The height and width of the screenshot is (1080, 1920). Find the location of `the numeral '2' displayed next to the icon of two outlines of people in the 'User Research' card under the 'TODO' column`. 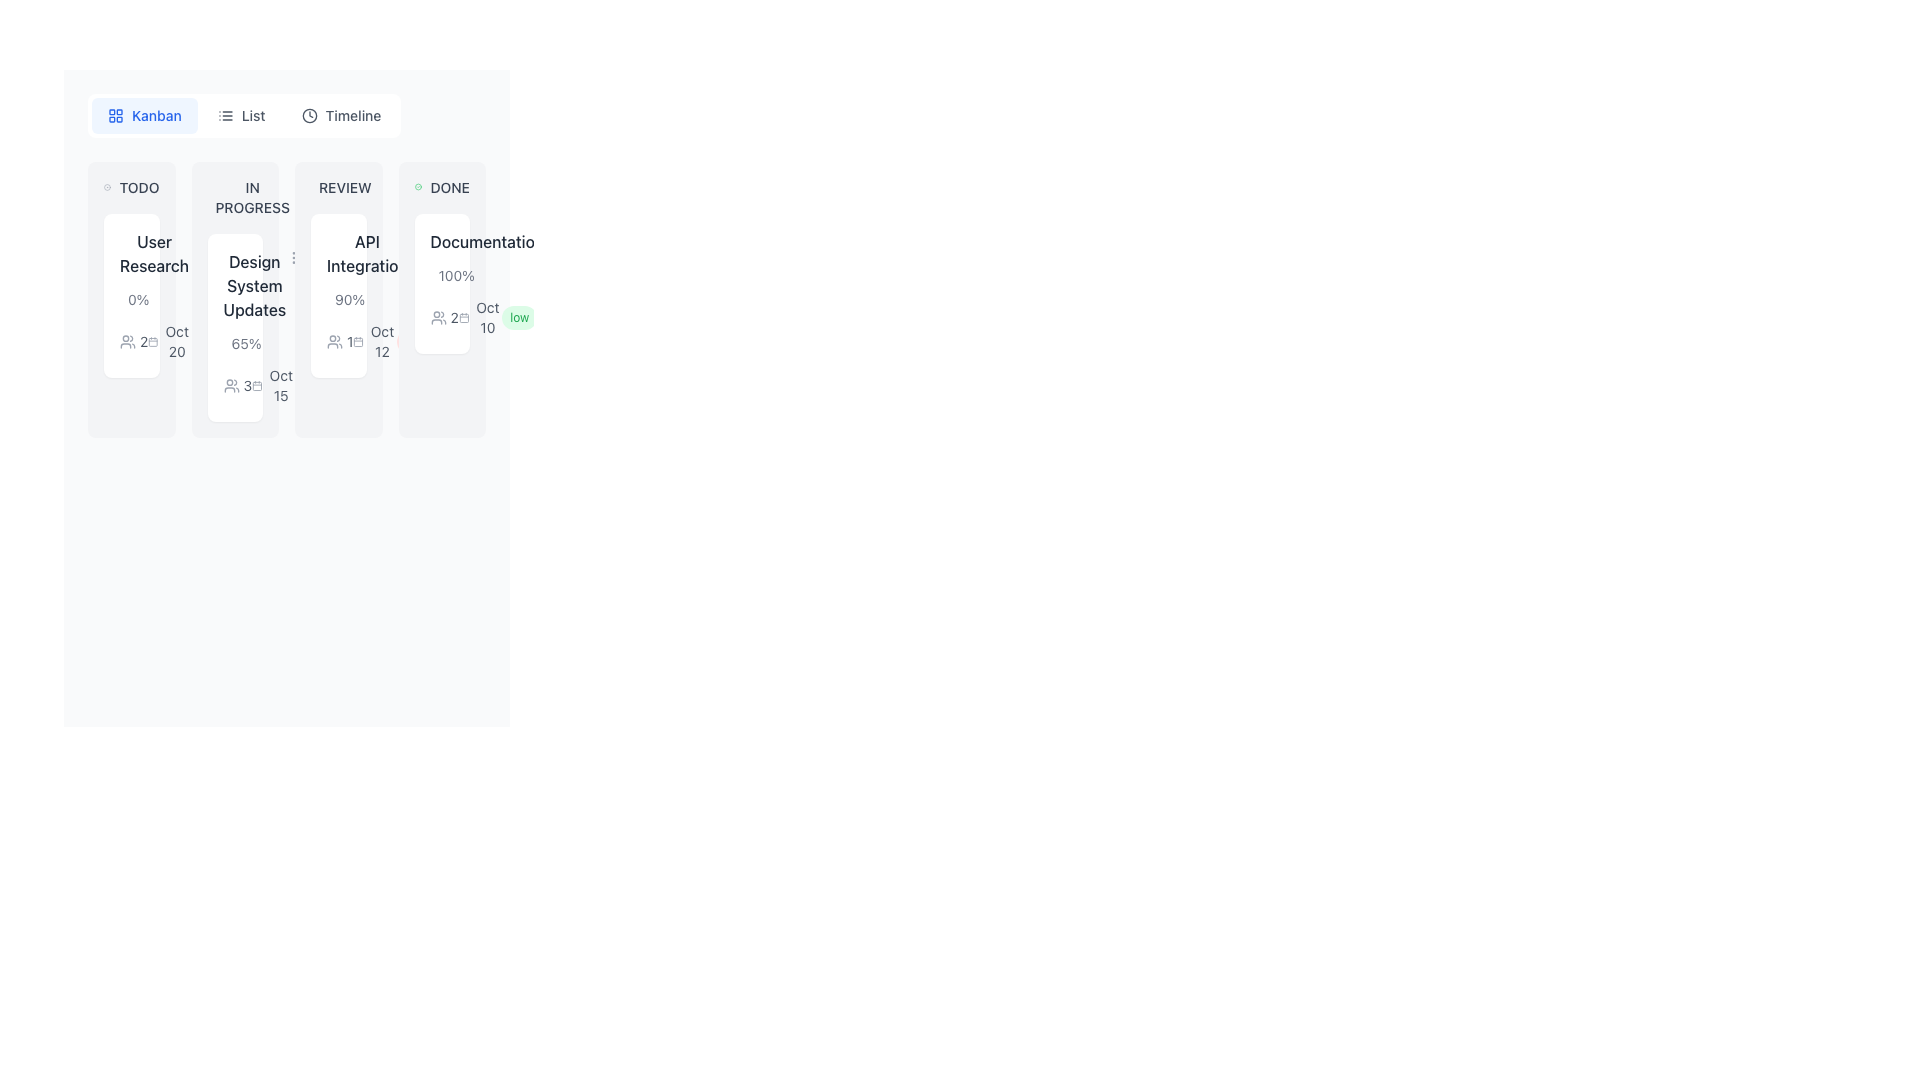

the numeral '2' displayed next to the icon of two outlines of people in the 'User Research' card under the 'TODO' column is located at coordinates (133, 341).